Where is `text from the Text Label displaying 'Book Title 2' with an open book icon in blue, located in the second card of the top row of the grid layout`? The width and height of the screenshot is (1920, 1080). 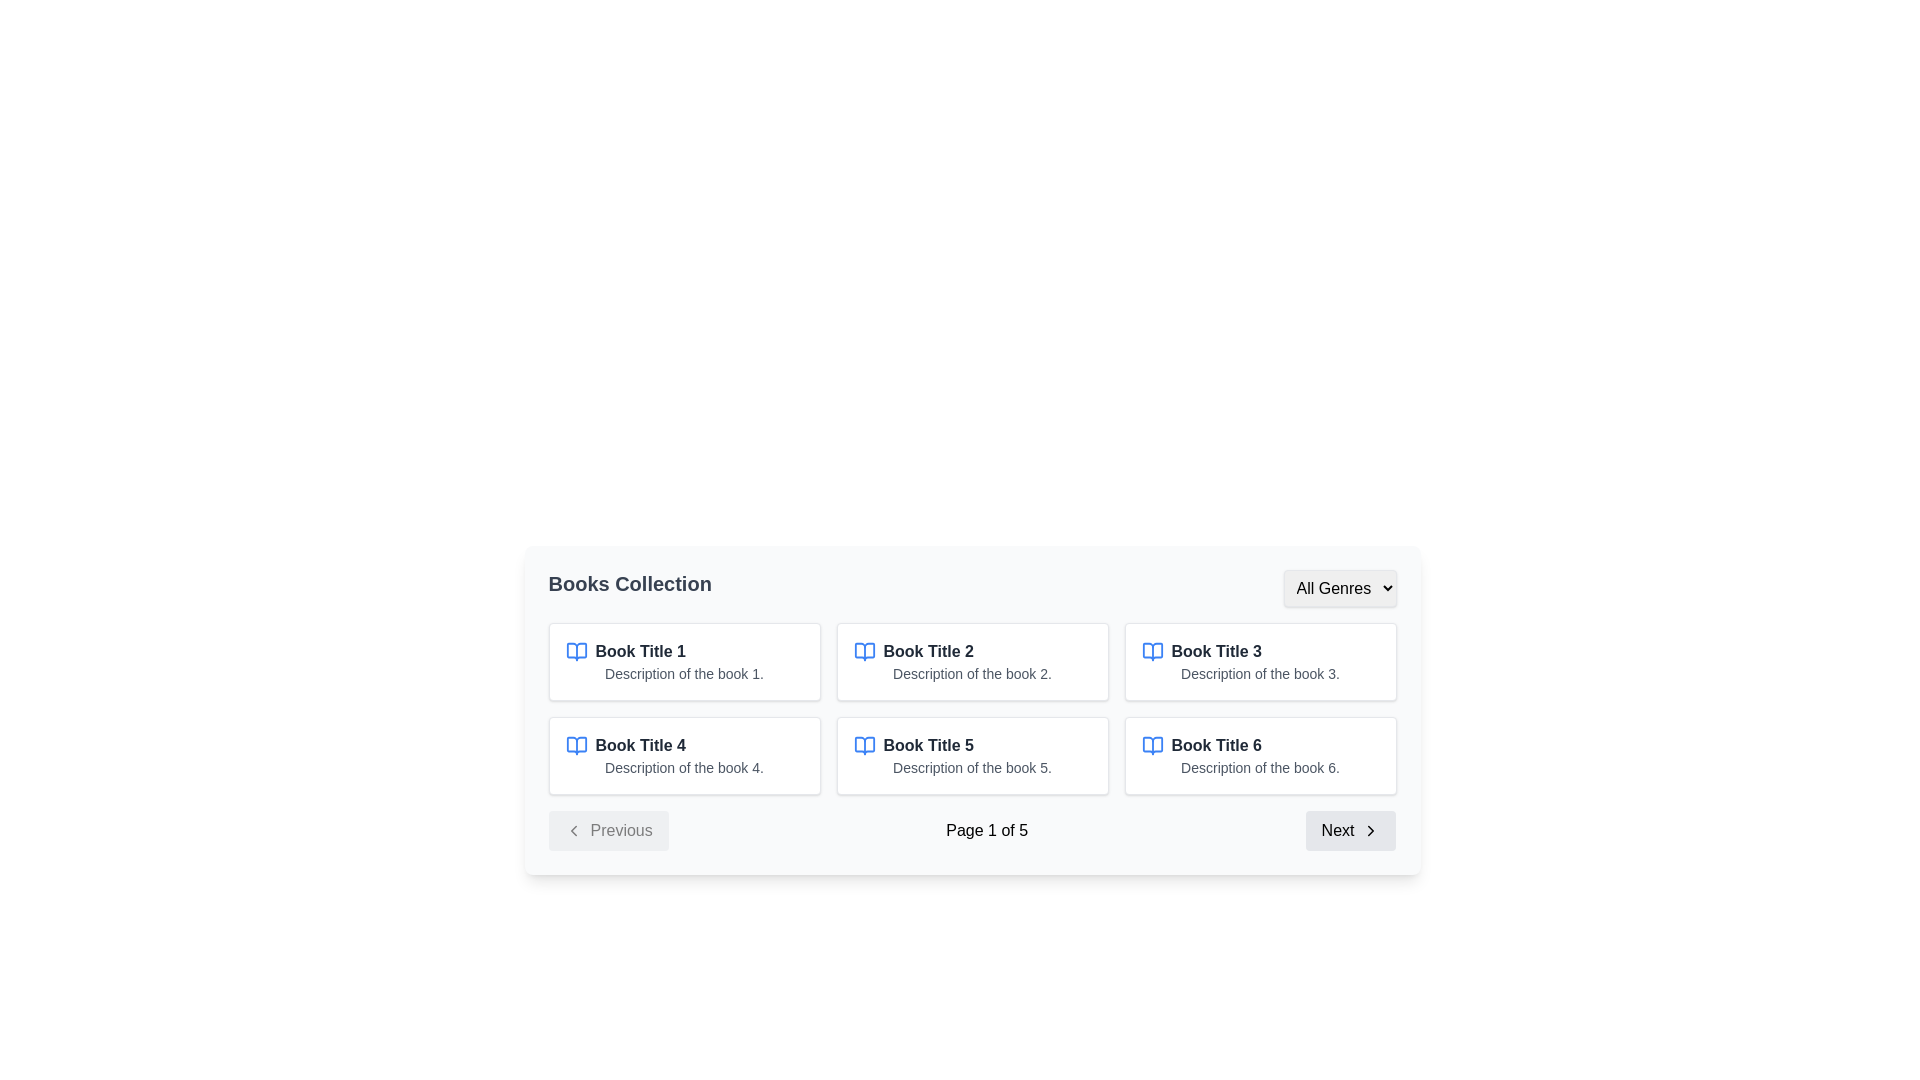 text from the Text Label displaying 'Book Title 2' with an open book icon in blue, located in the second card of the top row of the grid layout is located at coordinates (972, 651).